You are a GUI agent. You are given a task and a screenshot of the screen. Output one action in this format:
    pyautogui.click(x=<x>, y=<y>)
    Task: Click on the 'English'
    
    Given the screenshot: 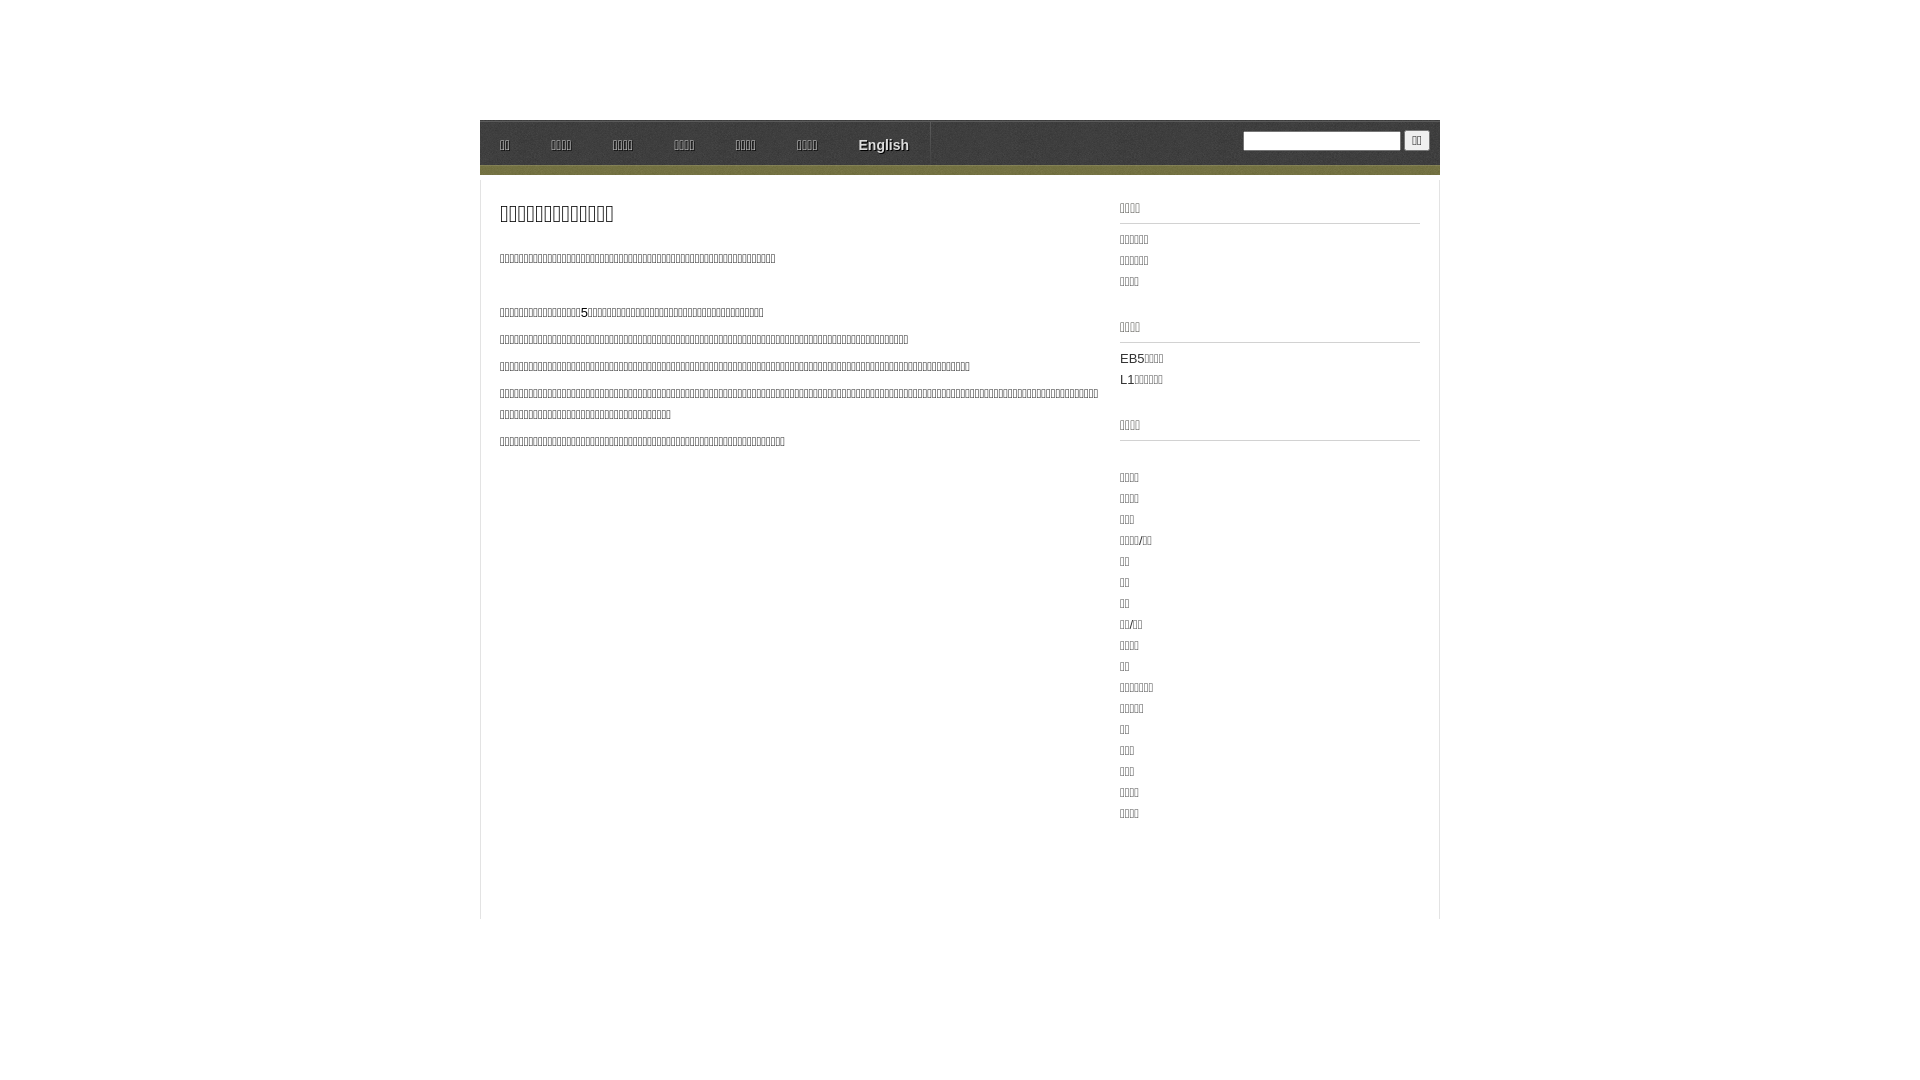 What is the action you would take?
    pyautogui.click(x=882, y=146)
    